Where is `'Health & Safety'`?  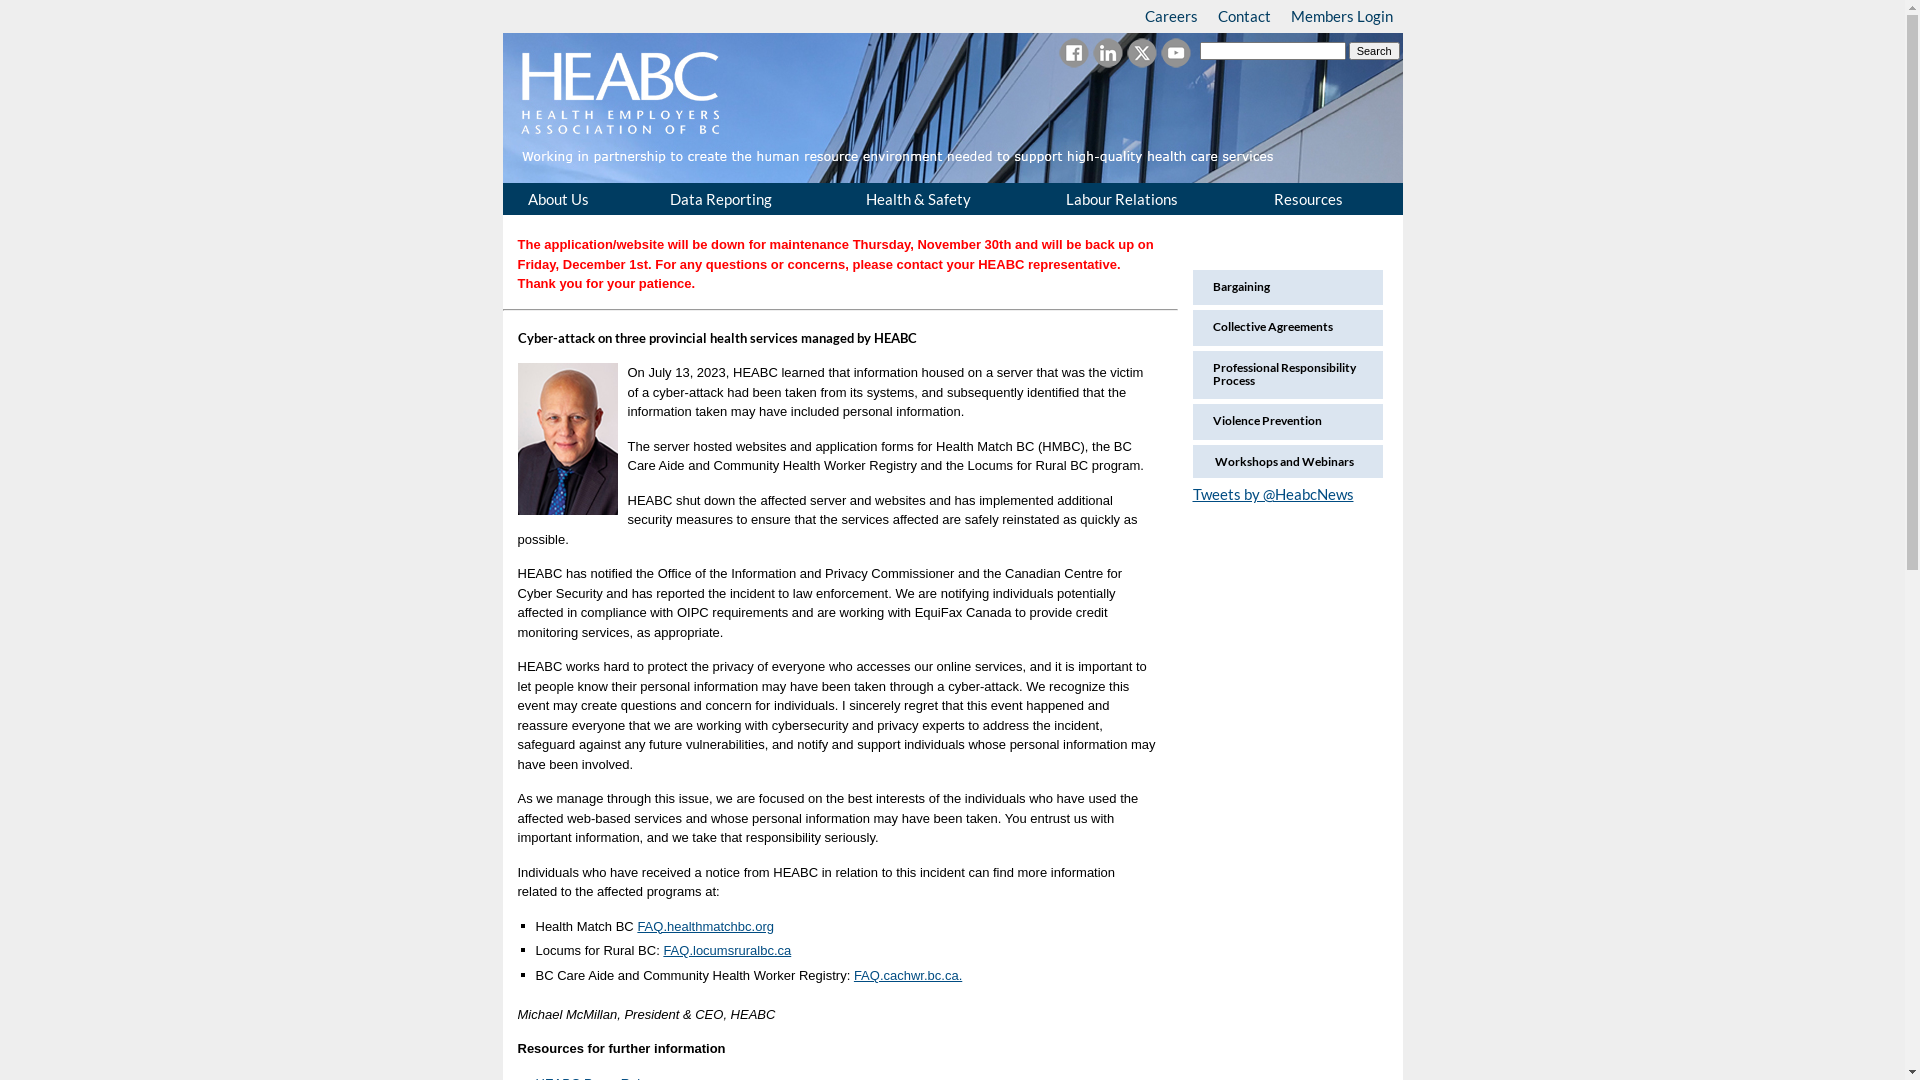 'Health & Safety' is located at coordinates (840, 198).